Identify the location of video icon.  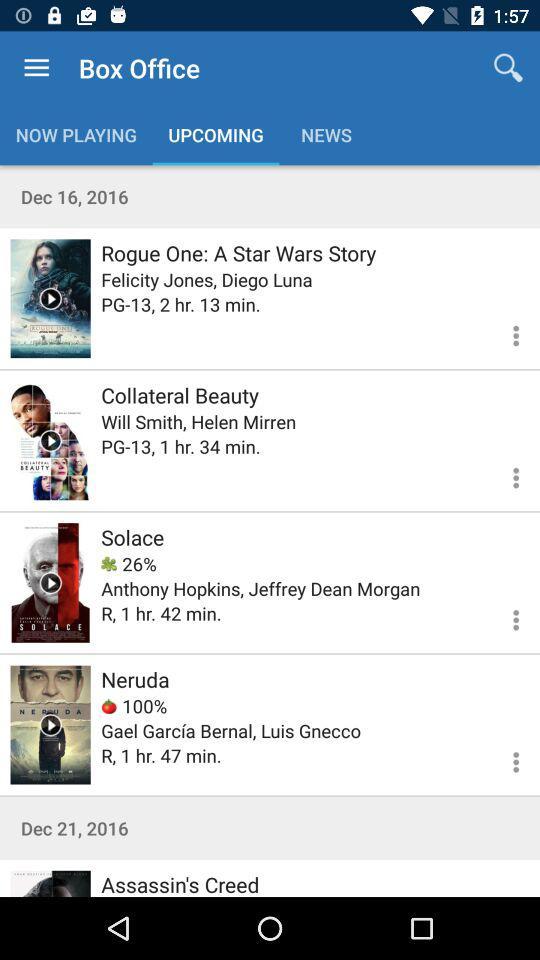
(50, 582).